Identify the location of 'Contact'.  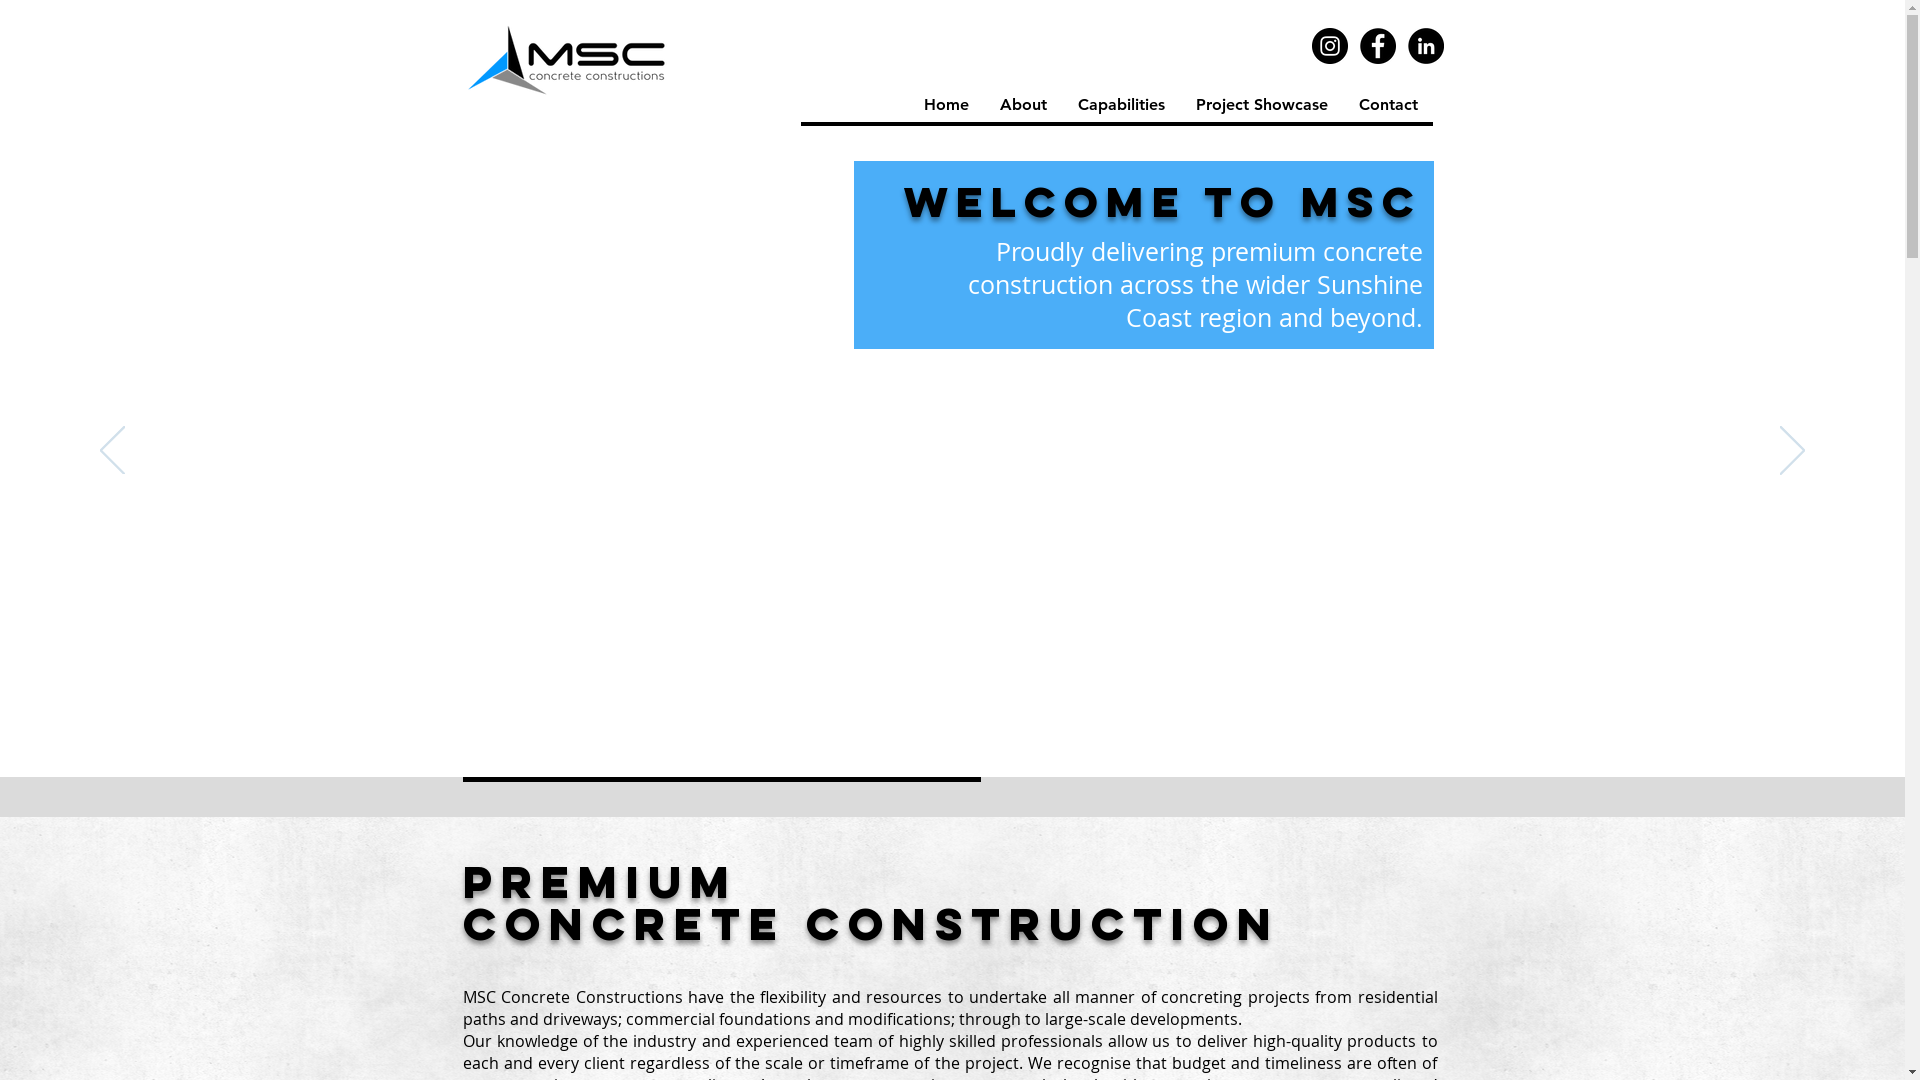
(1386, 104).